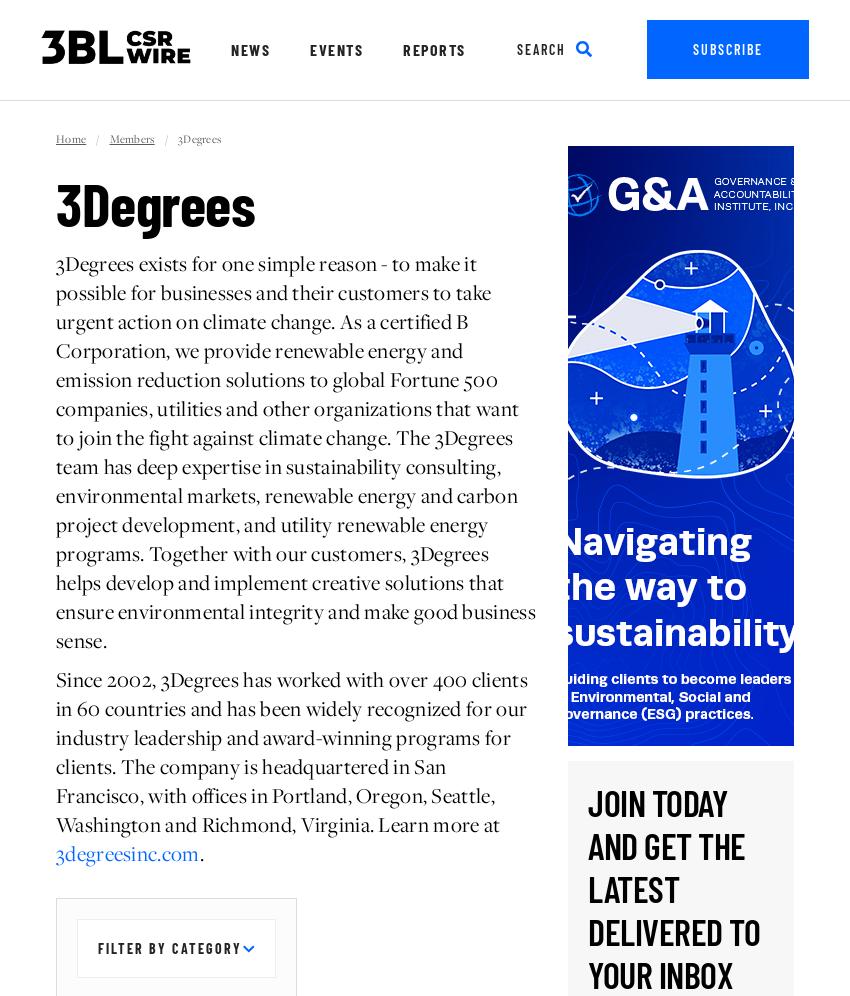  What do you see at coordinates (200, 853) in the screenshot?
I see `'.'` at bounding box center [200, 853].